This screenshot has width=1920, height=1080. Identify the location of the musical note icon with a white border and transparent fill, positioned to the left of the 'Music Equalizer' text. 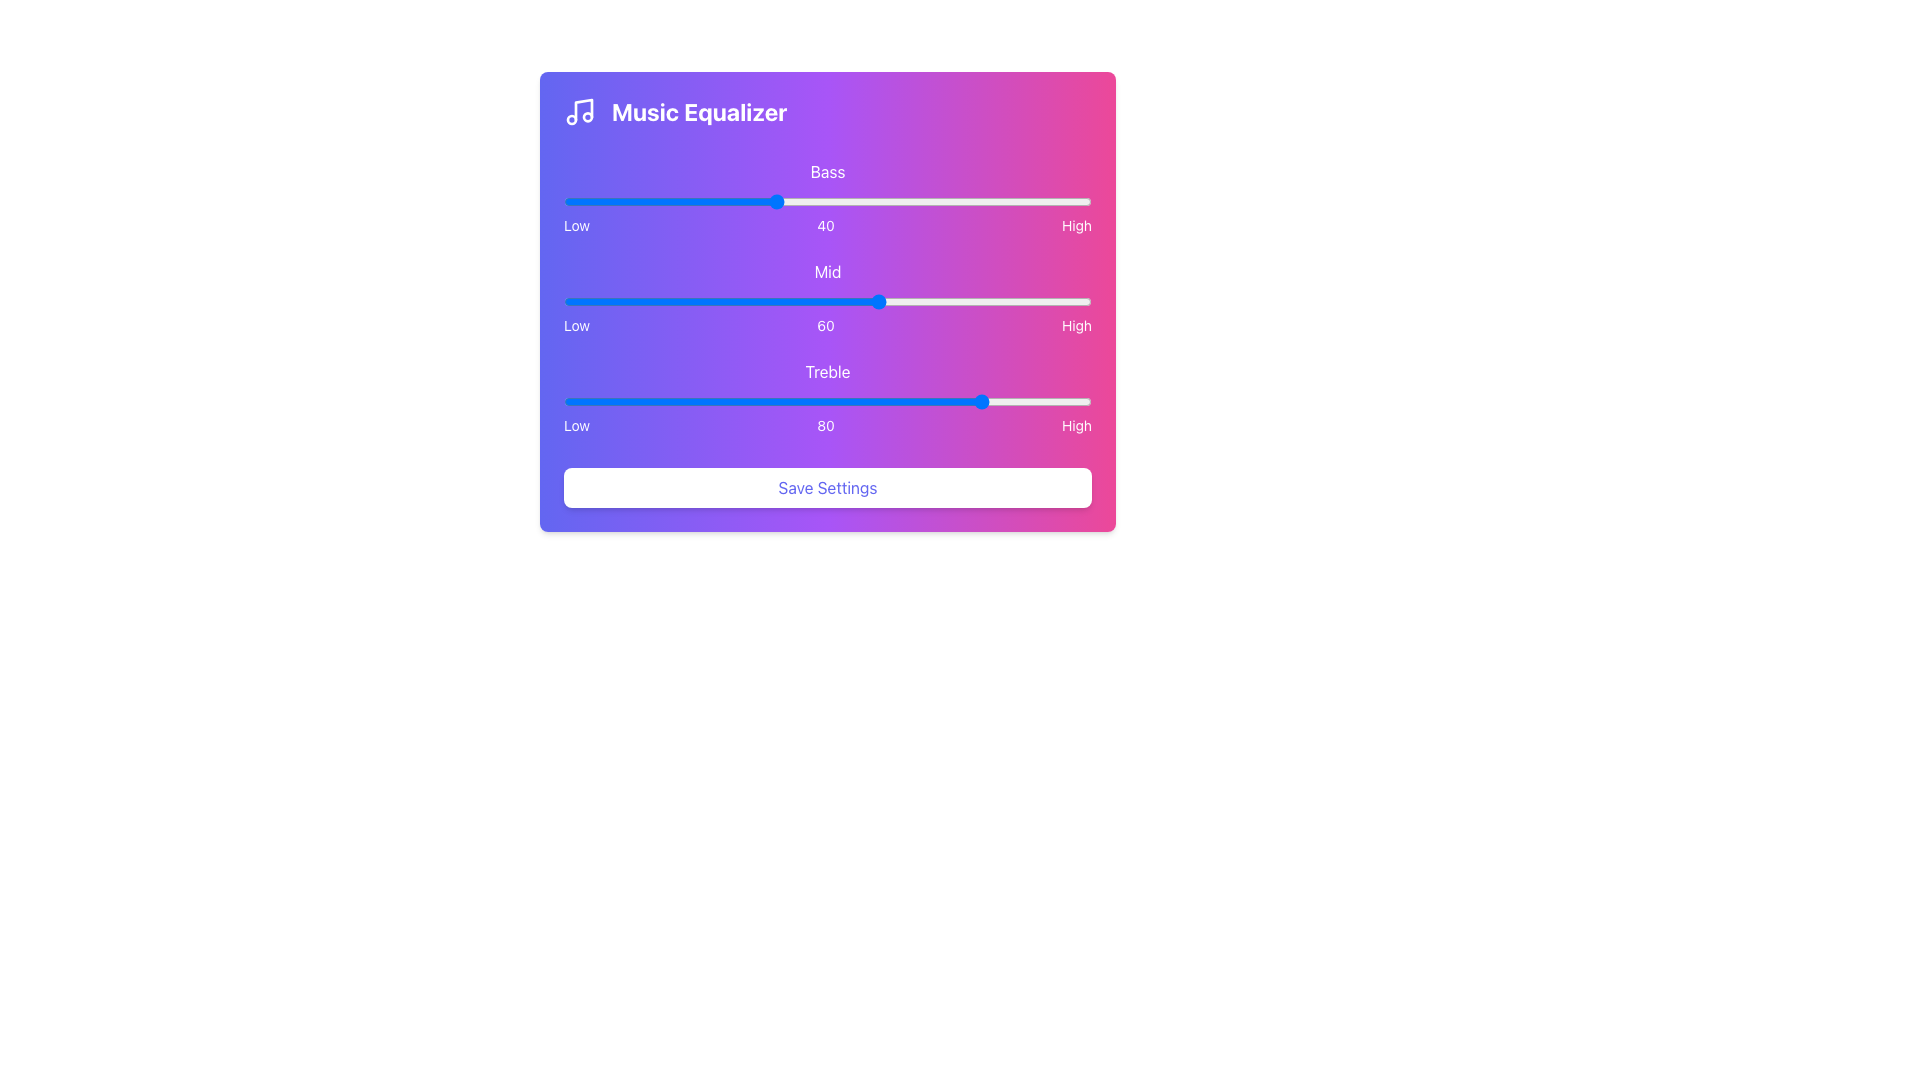
(579, 111).